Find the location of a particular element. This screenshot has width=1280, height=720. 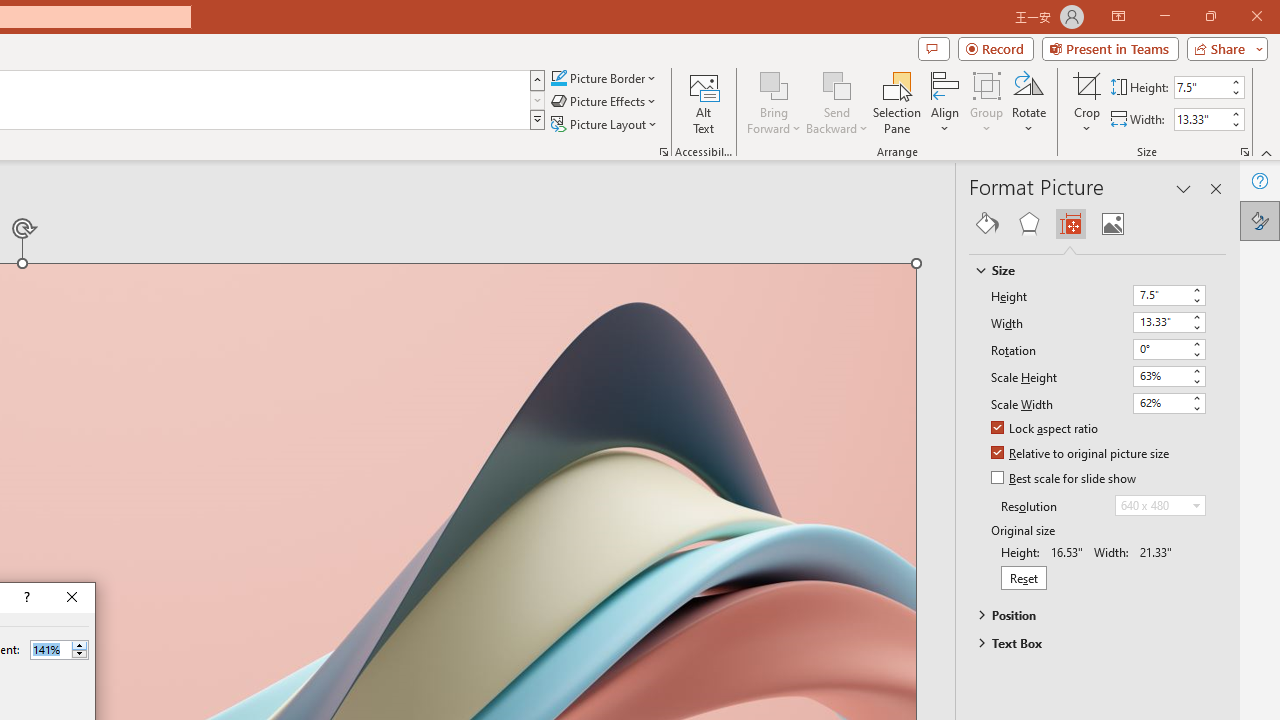

'Width' is located at coordinates (1169, 321).